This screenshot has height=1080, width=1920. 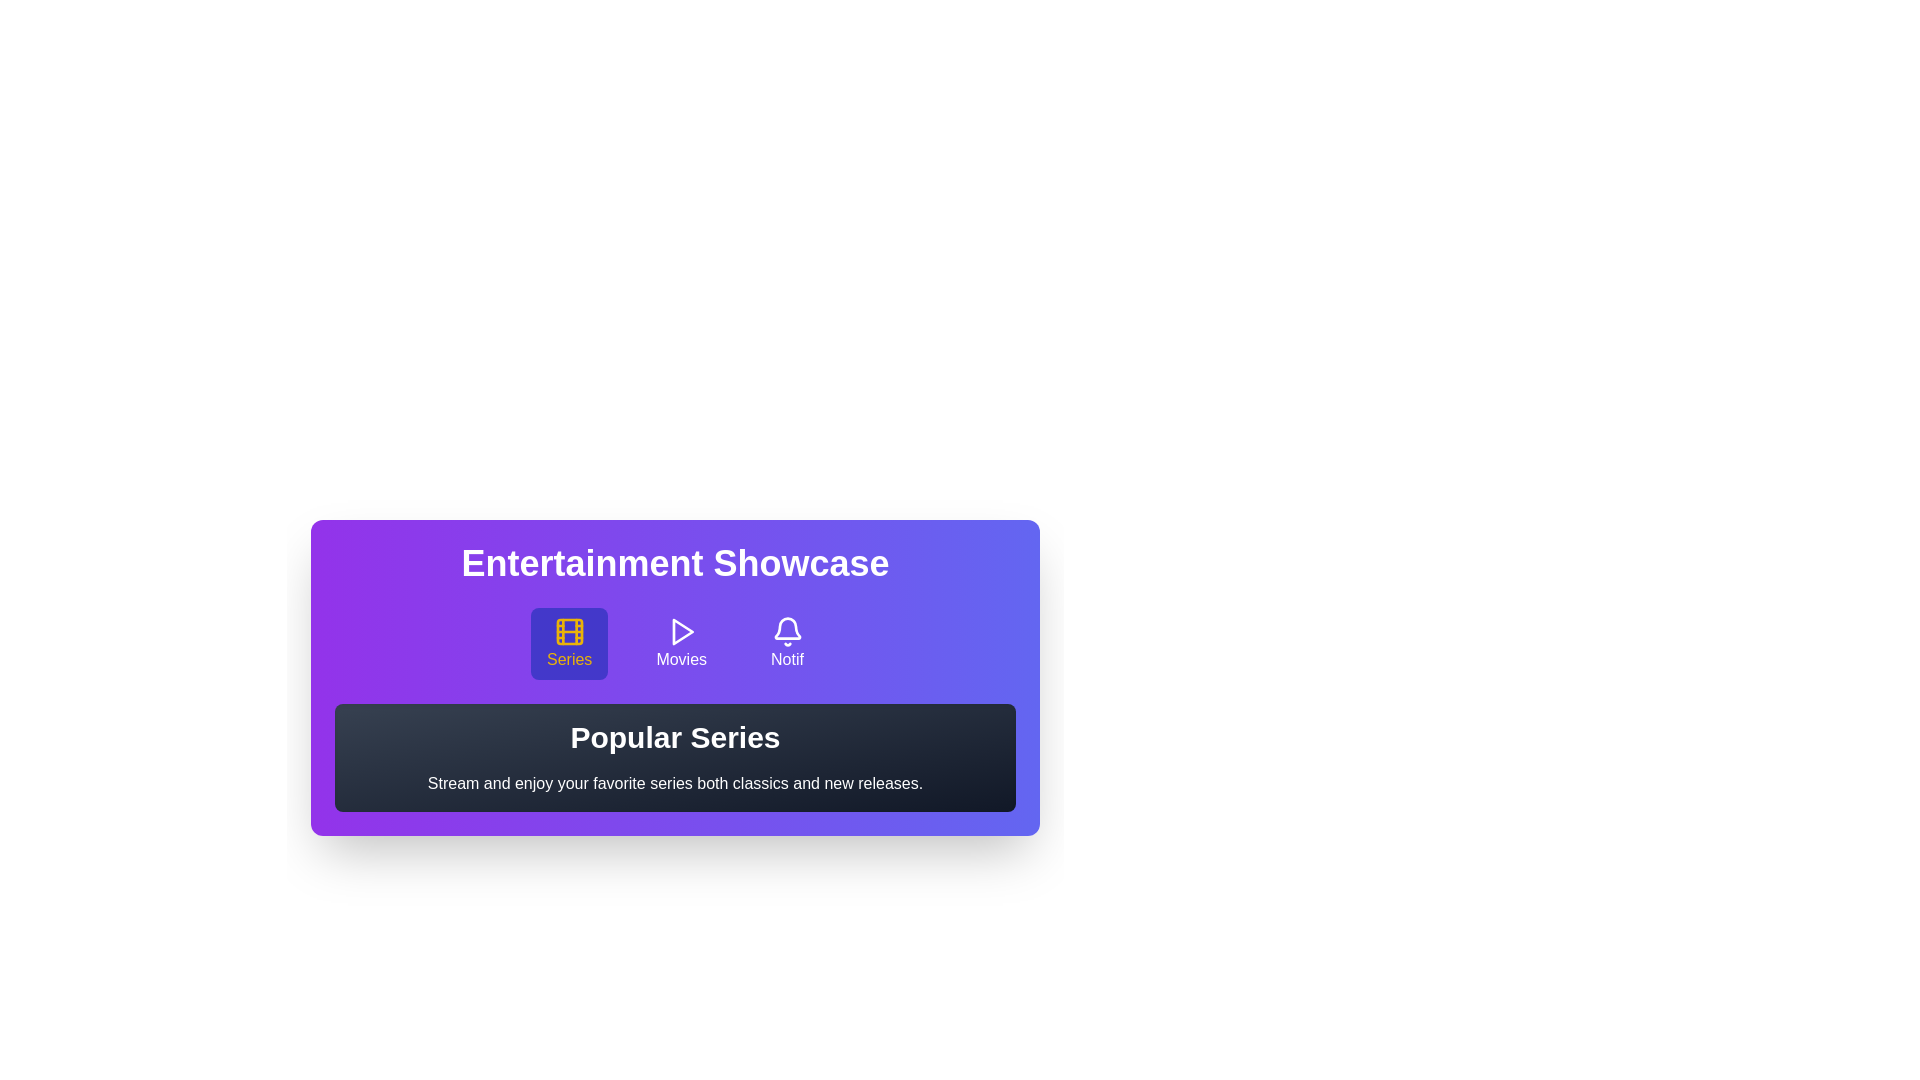 I want to click on the navigational button for 'Movies', which is the second button in a horizontal layout between 'Series' and 'Notif', so click(x=681, y=644).